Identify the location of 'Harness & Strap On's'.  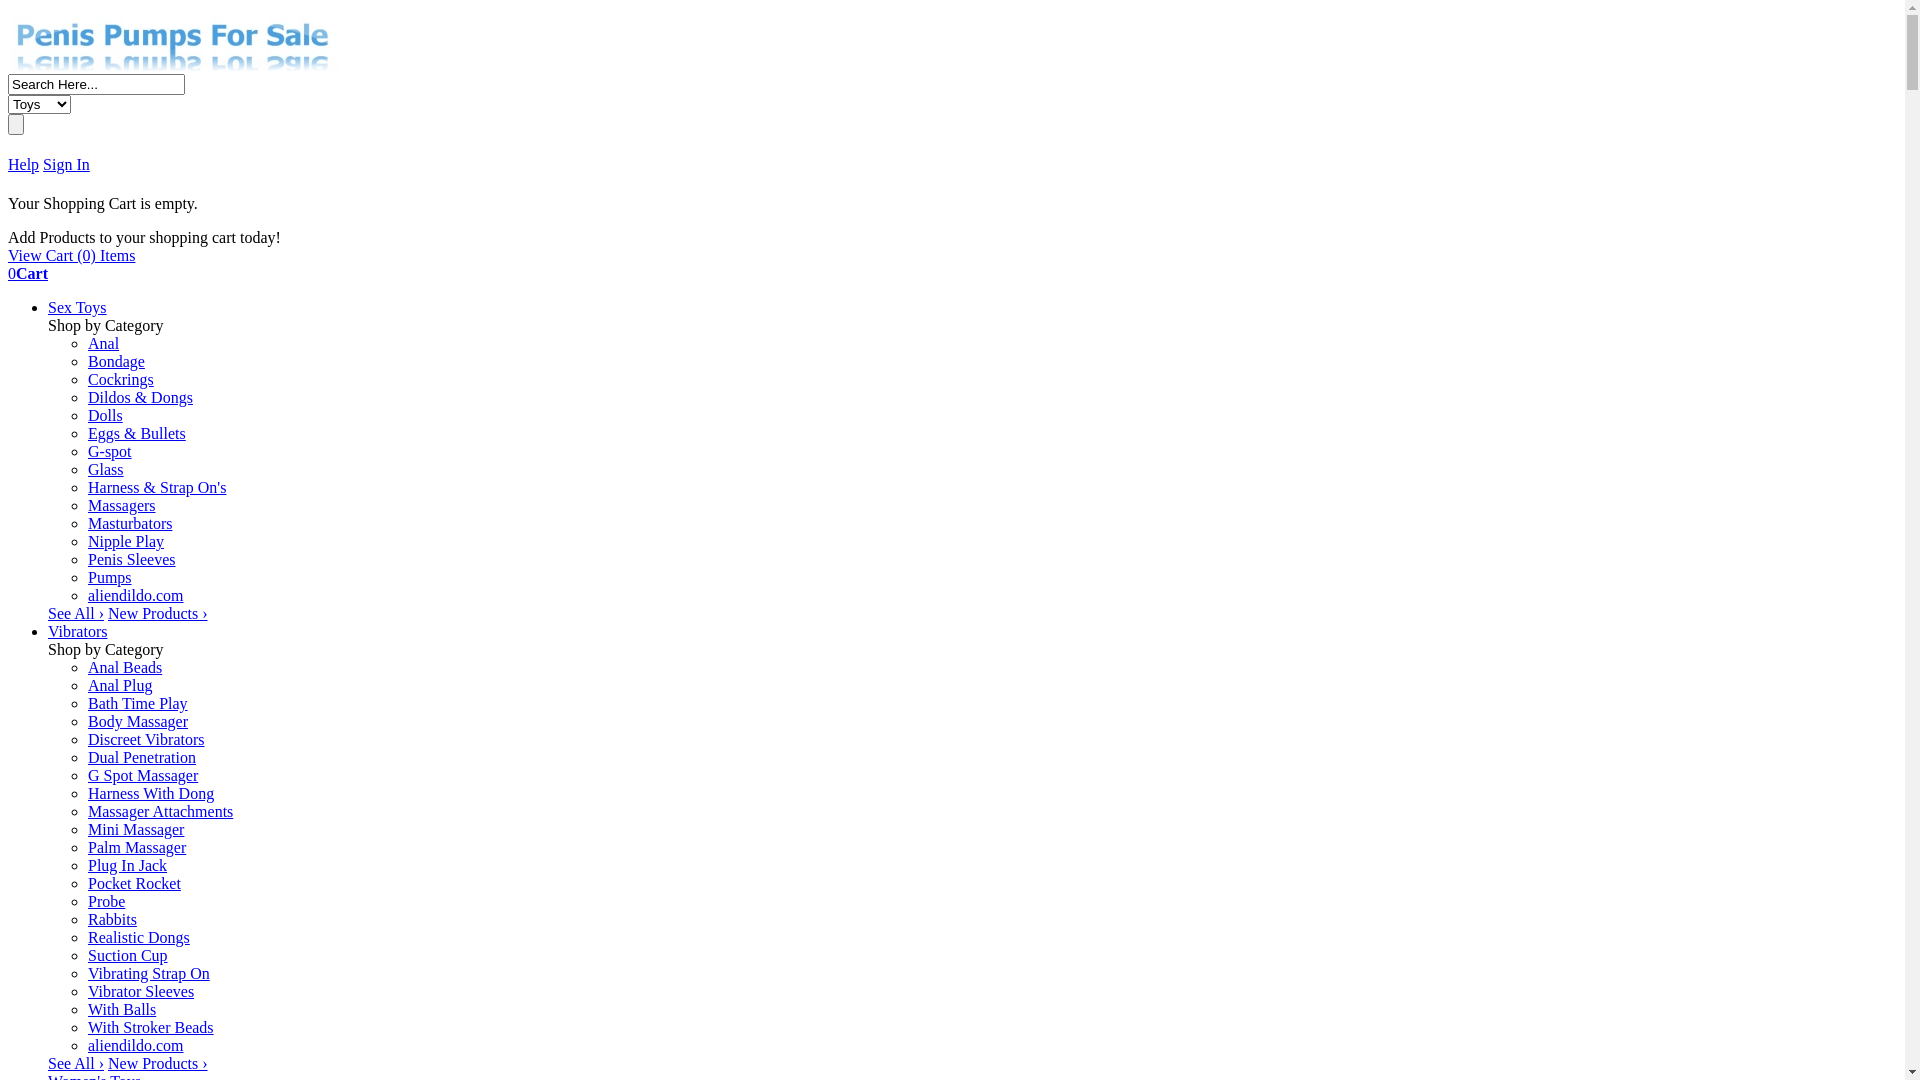
(156, 487).